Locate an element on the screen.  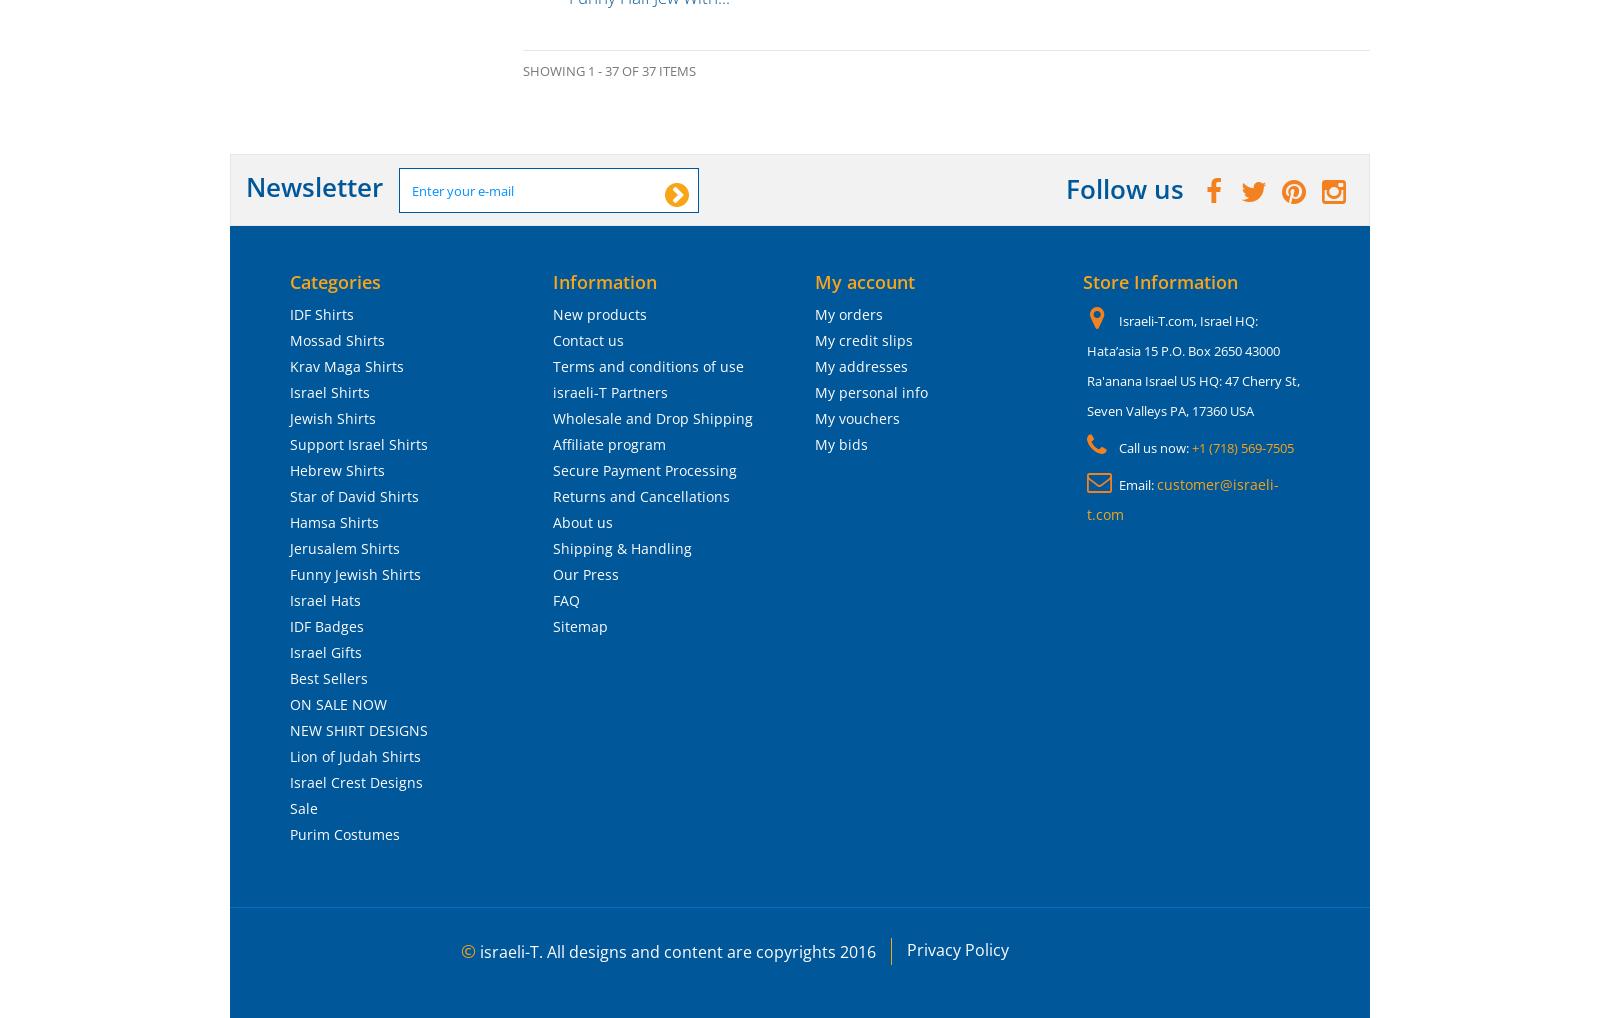
'Shipping & Handling' is located at coordinates (621, 547).